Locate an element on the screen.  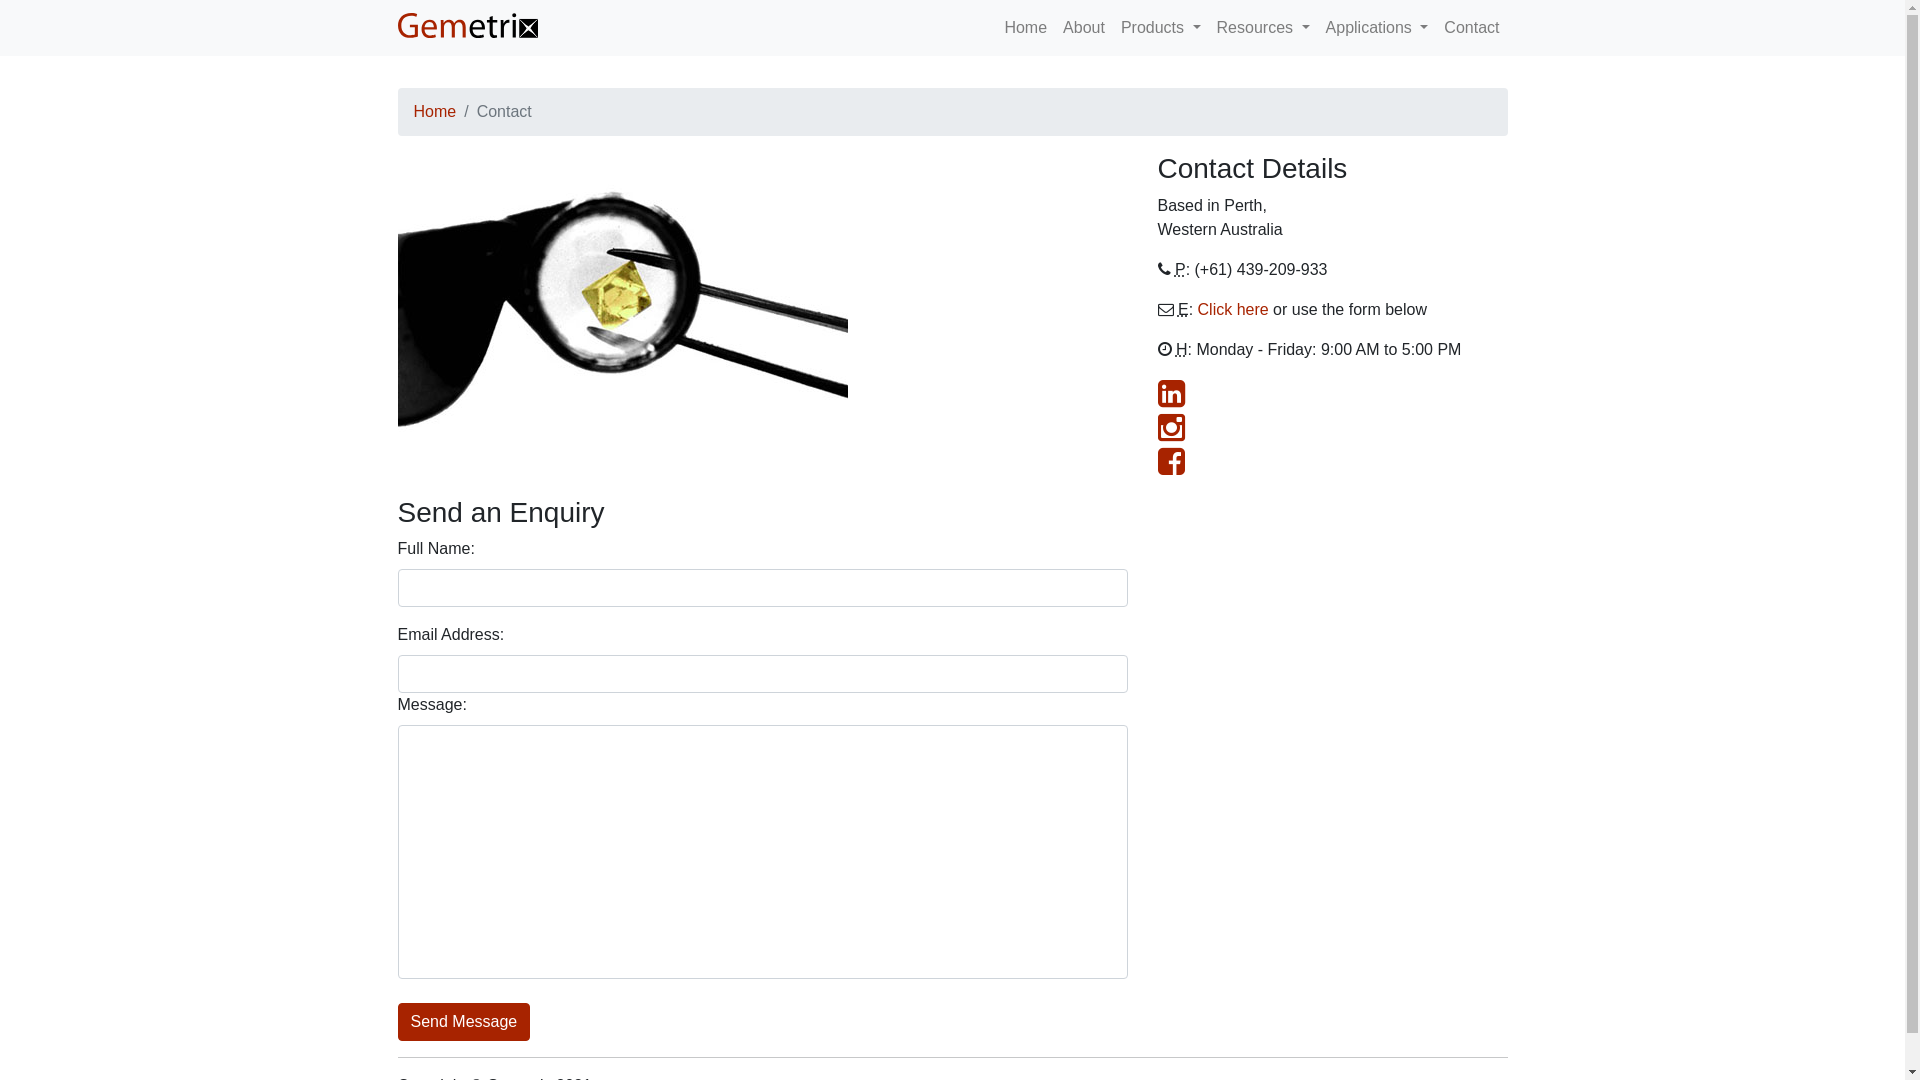
'Contact' is located at coordinates (1471, 27).